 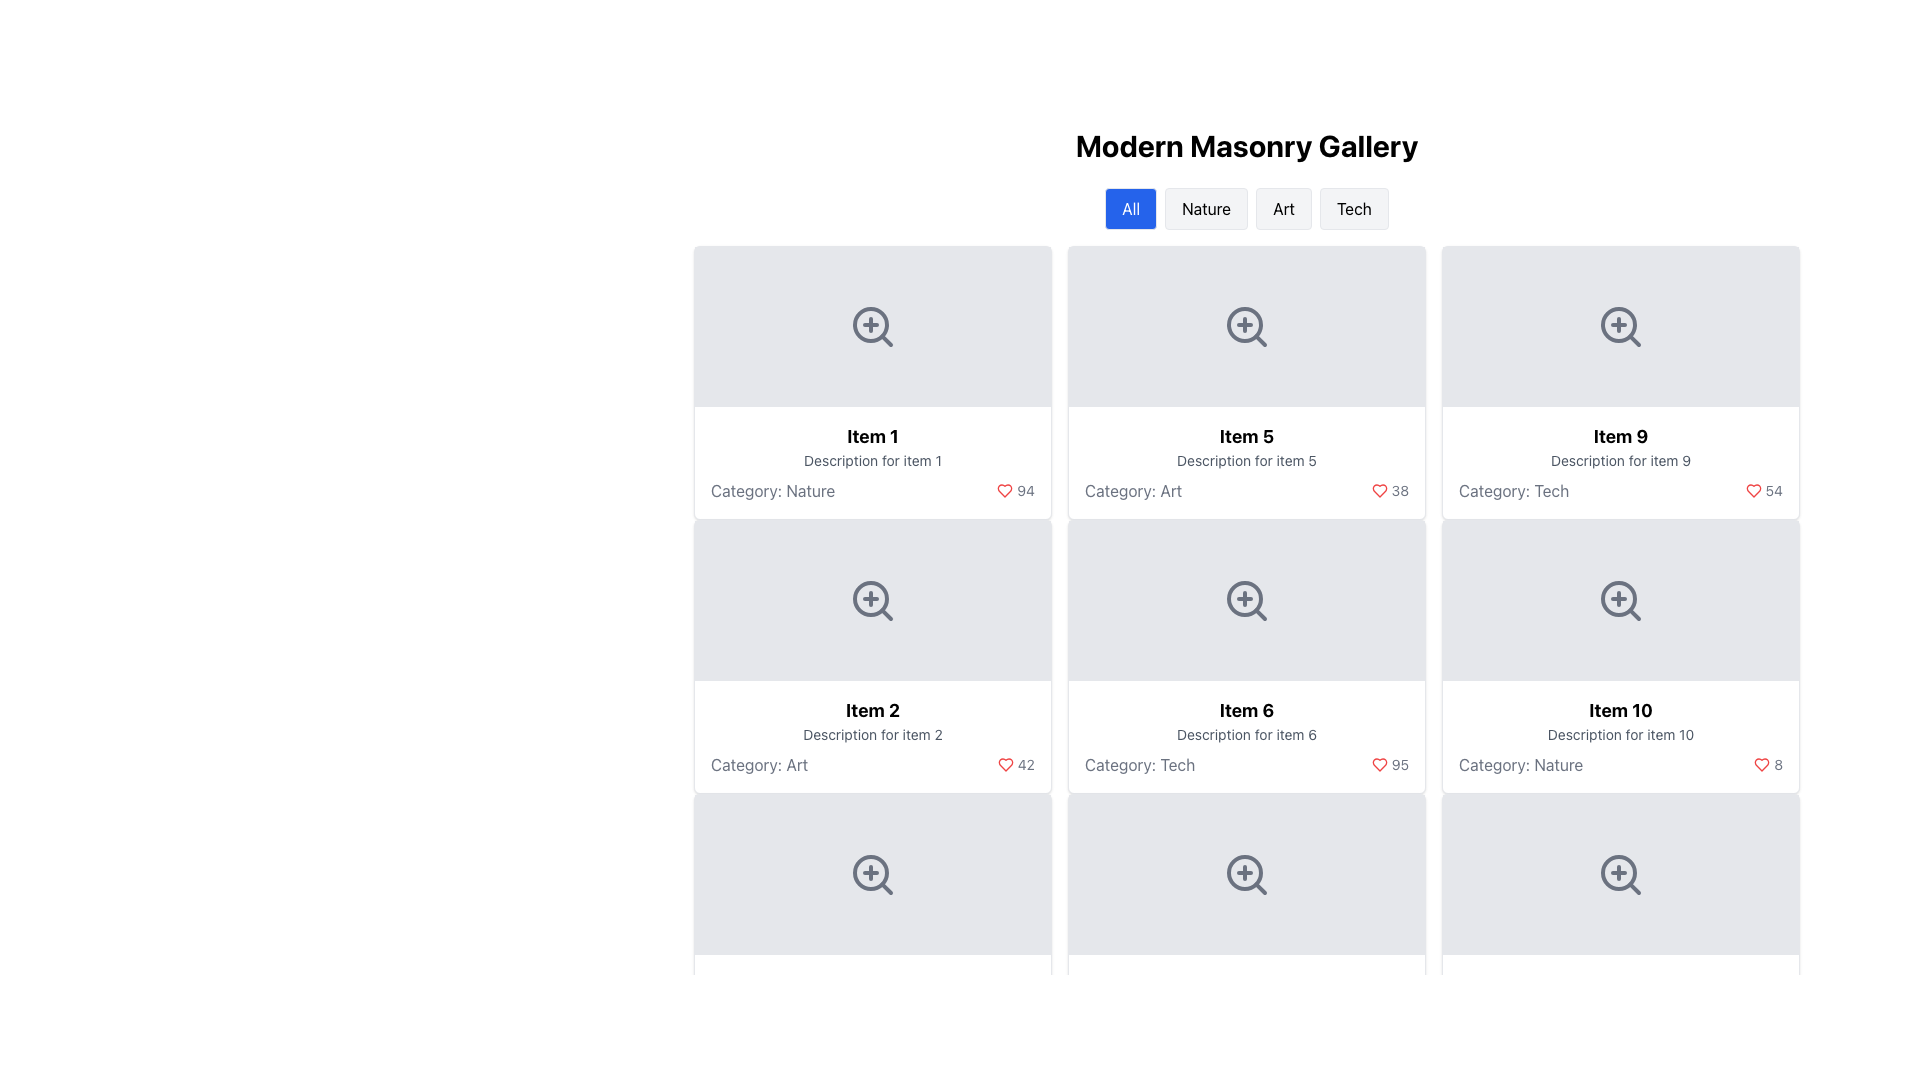 I want to click on the Information Card located in the Modern Masonry Gallery layout, positioned in the third column and third row, below the title 'Item 9' and above the category and numerical likes indicator, so click(x=1621, y=462).